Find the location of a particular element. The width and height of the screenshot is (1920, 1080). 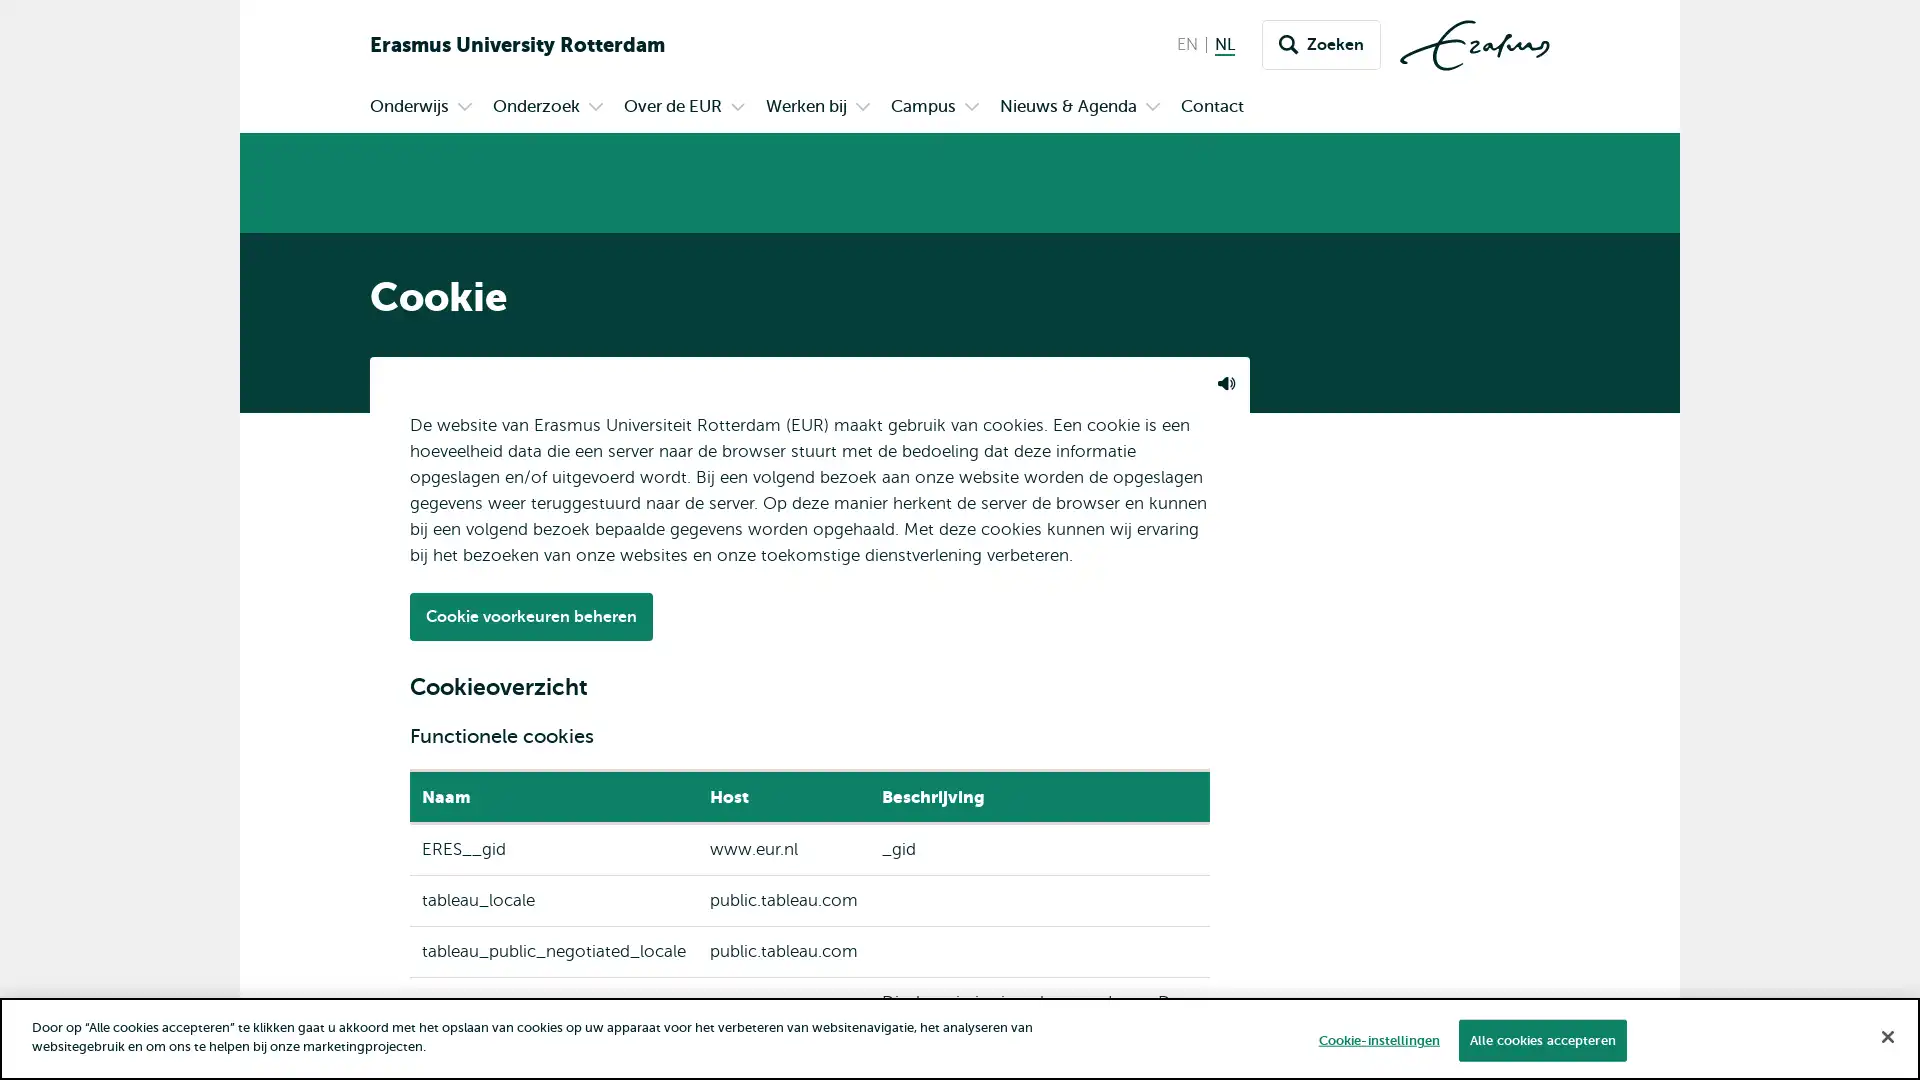

Open submenu is located at coordinates (737, 108).